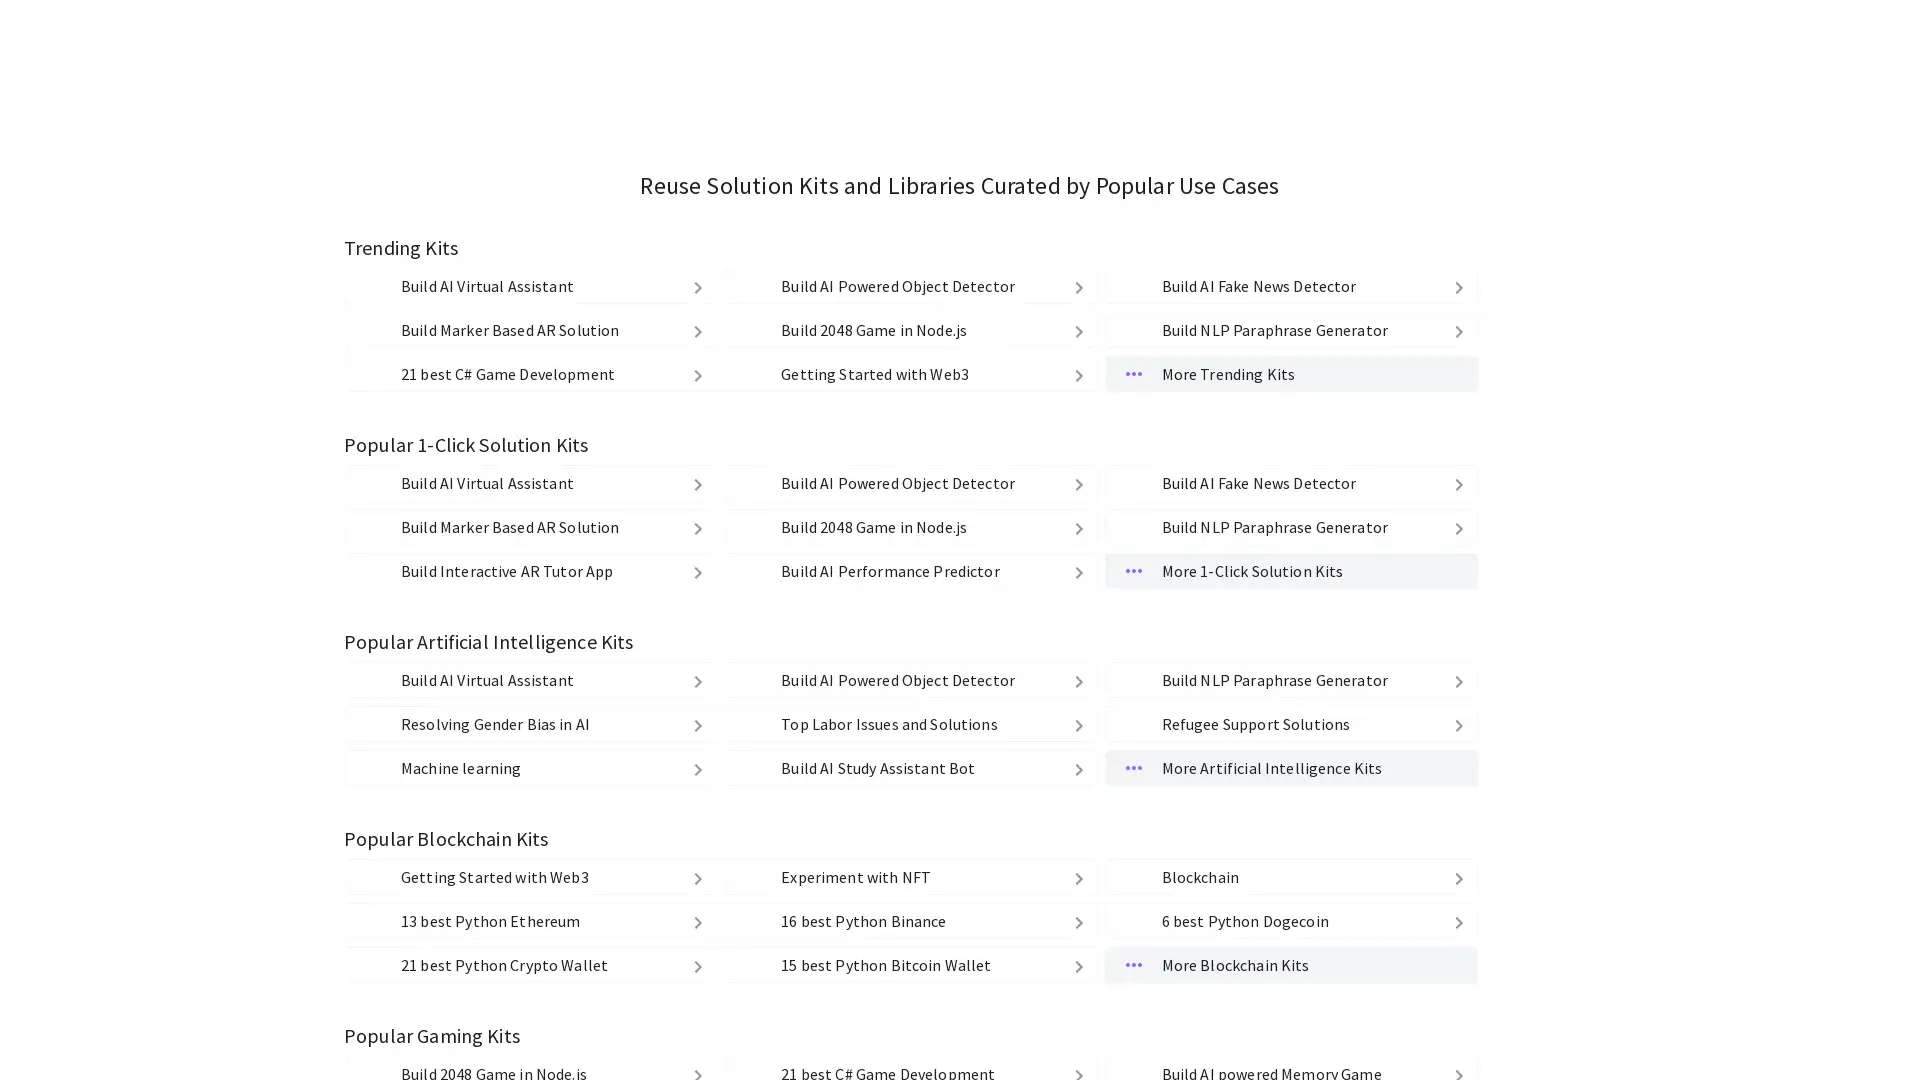 Image resolution: width=1920 pixels, height=1080 pixels. I want to click on delete, so click(697, 789).